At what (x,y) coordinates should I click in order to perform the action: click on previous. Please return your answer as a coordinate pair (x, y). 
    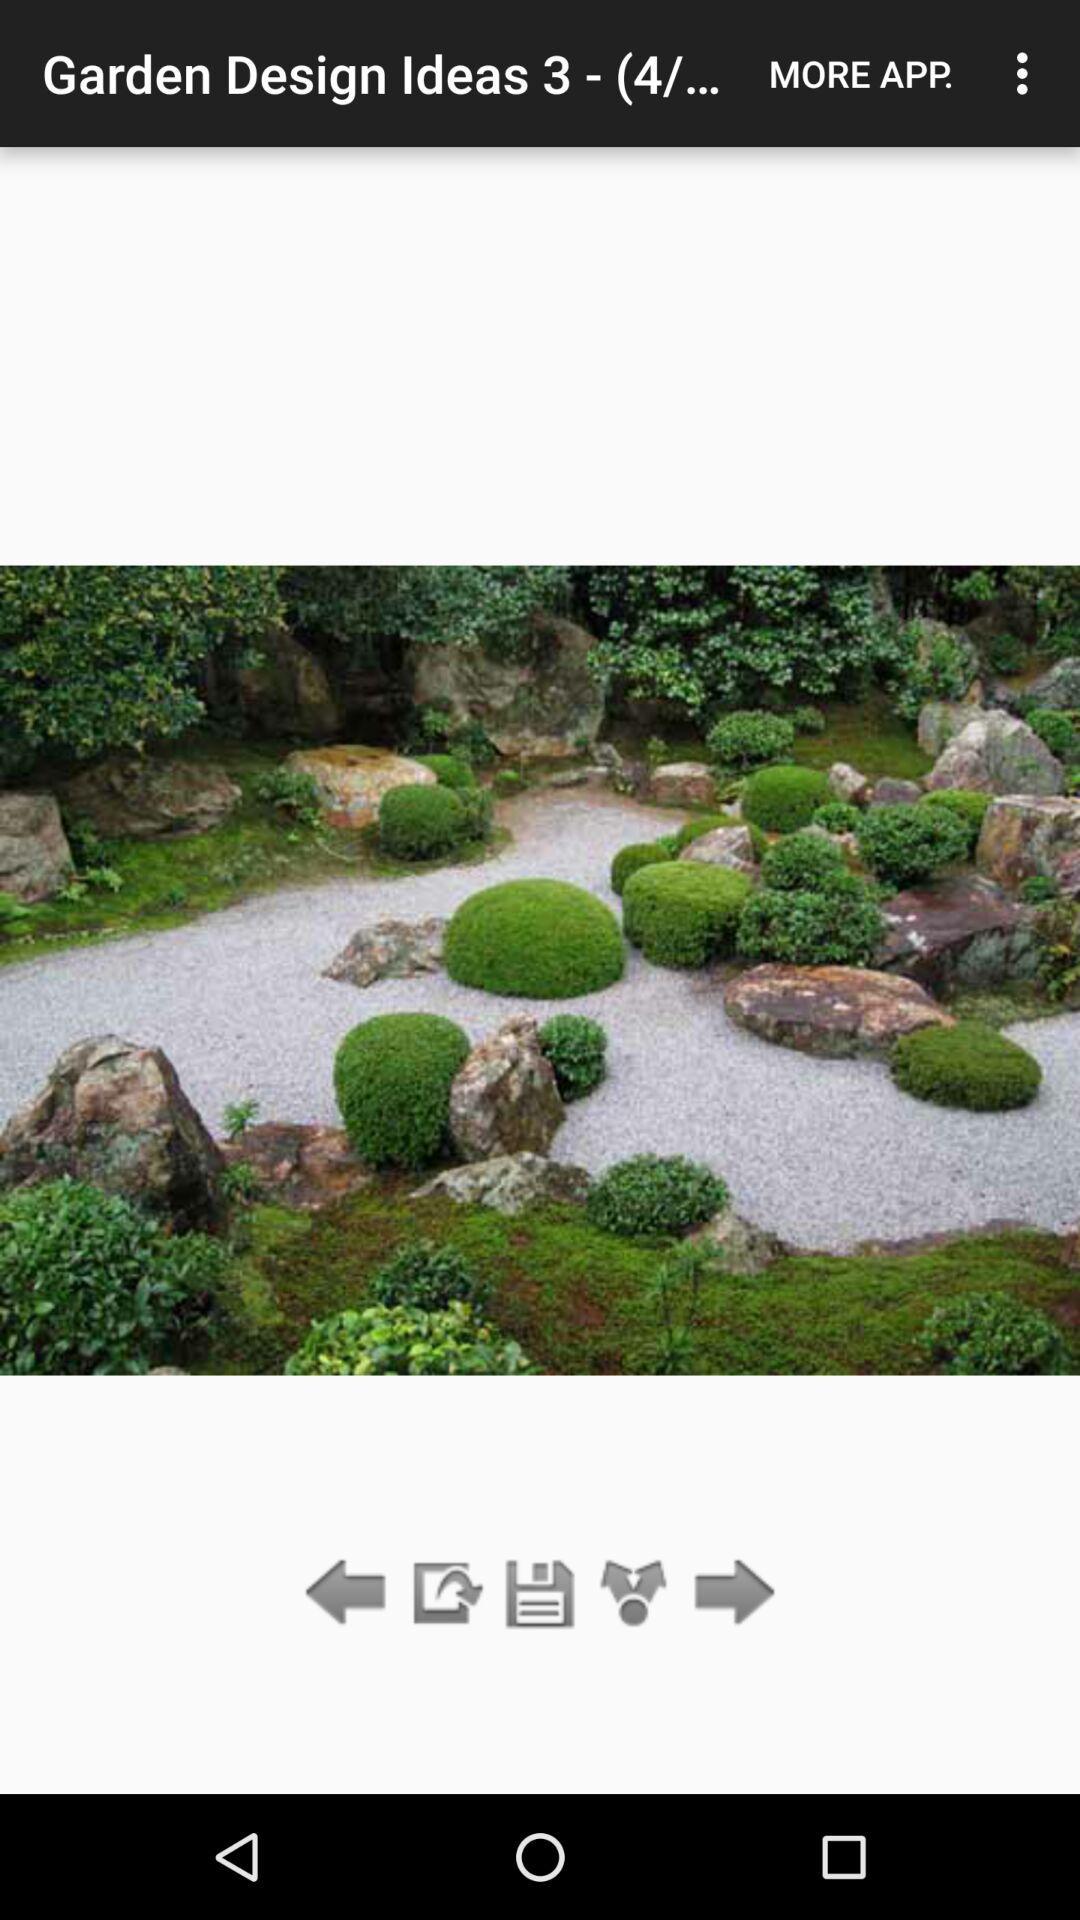
    Looking at the image, I should click on (350, 1593).